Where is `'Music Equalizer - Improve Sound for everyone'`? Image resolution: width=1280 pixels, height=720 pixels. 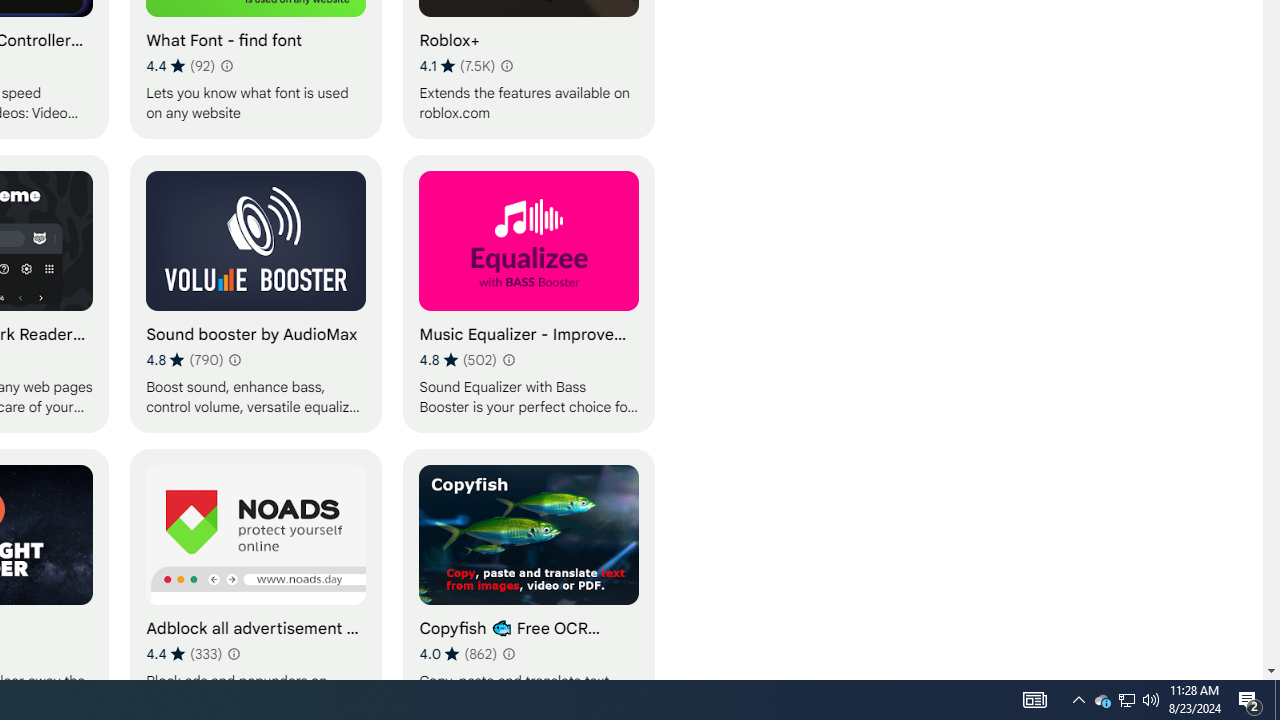 'Music Equalizer - Improve Sound for everyone' is located at coordinates (529, 293).